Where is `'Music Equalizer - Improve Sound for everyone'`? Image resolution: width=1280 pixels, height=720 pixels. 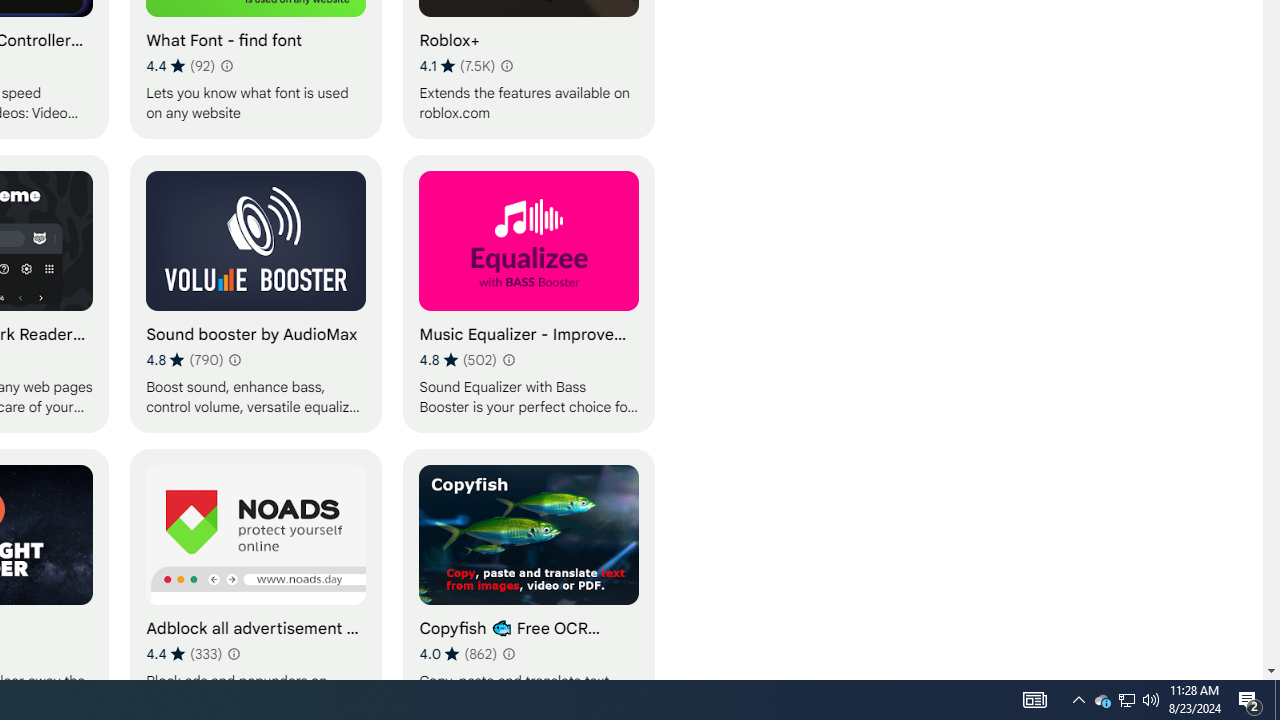 'Music Equalizer - Improve Sound for everyone' is located at coordinates (529, 293).